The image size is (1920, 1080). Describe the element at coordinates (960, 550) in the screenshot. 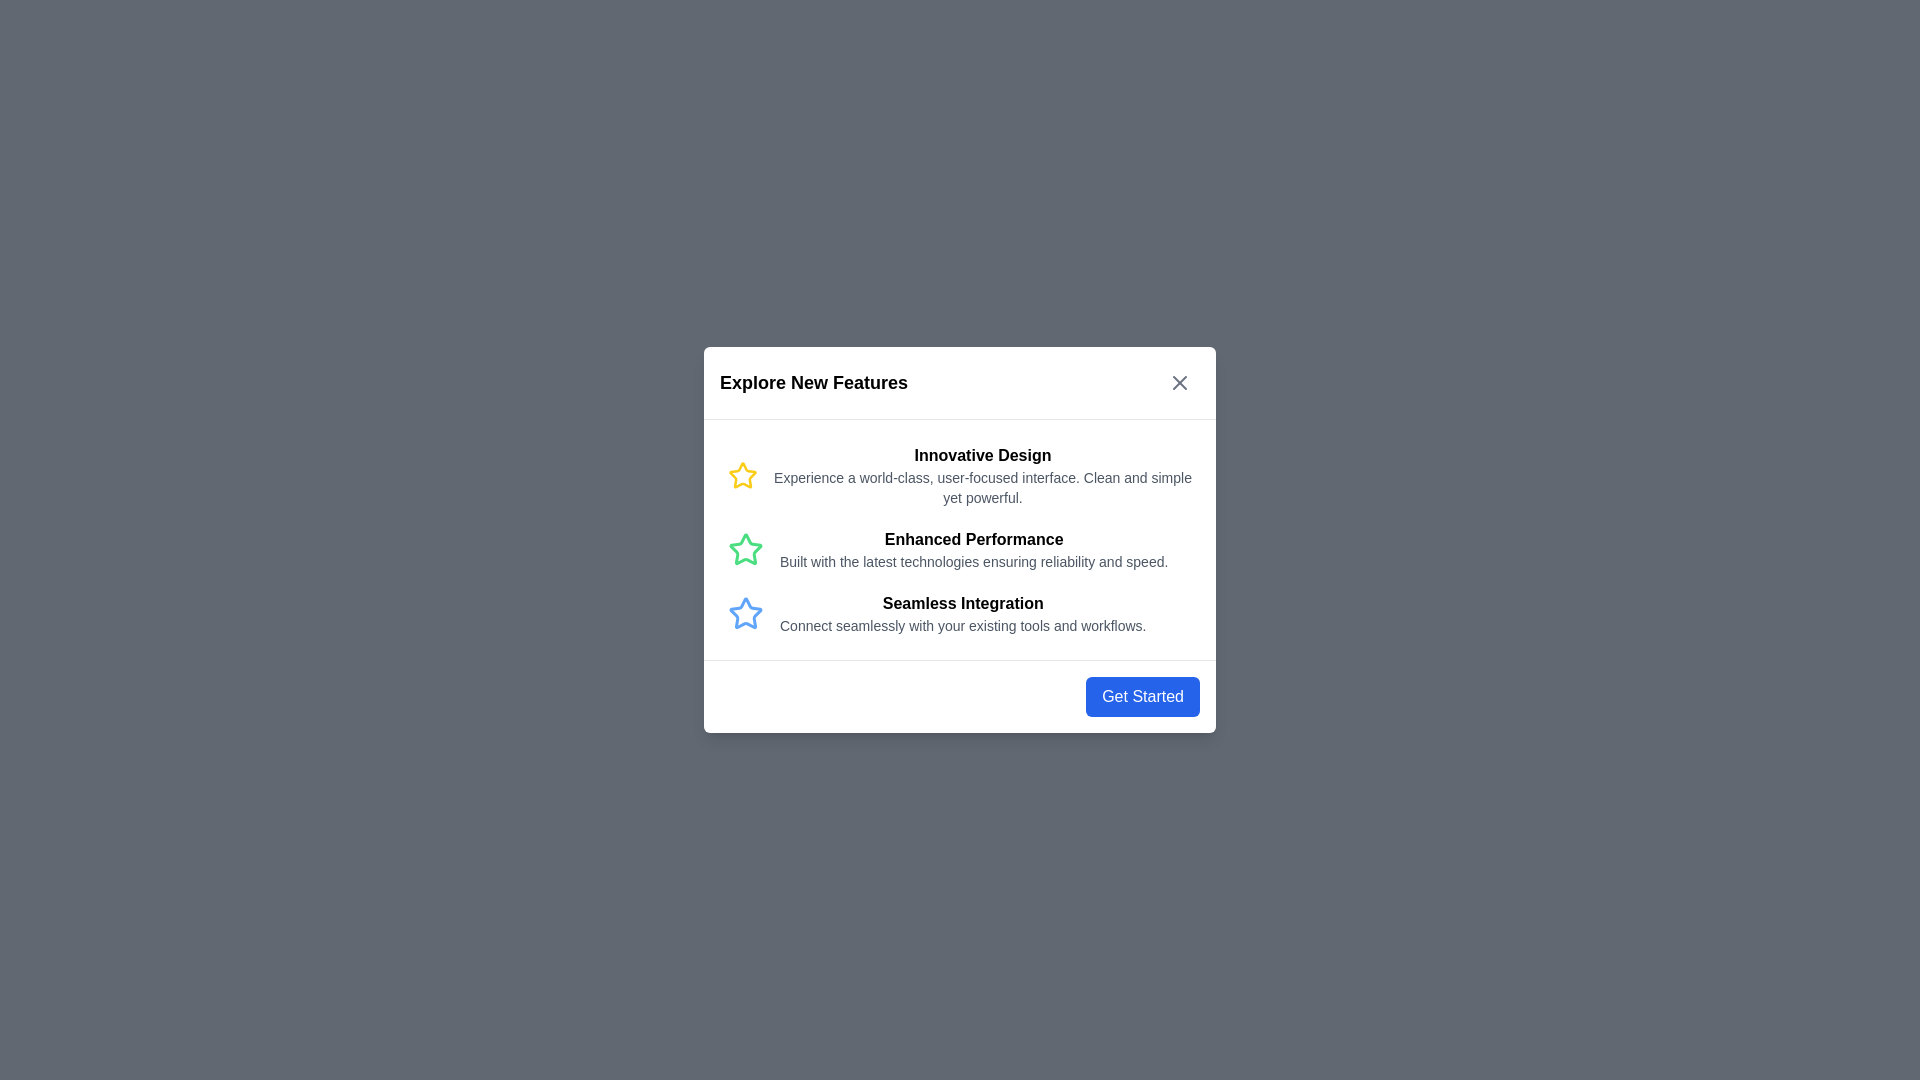

I see `the Informational Section titled 'Enhanced Performance' which features a green outlined star icon and descriptive text about reliability and speed` at that location.